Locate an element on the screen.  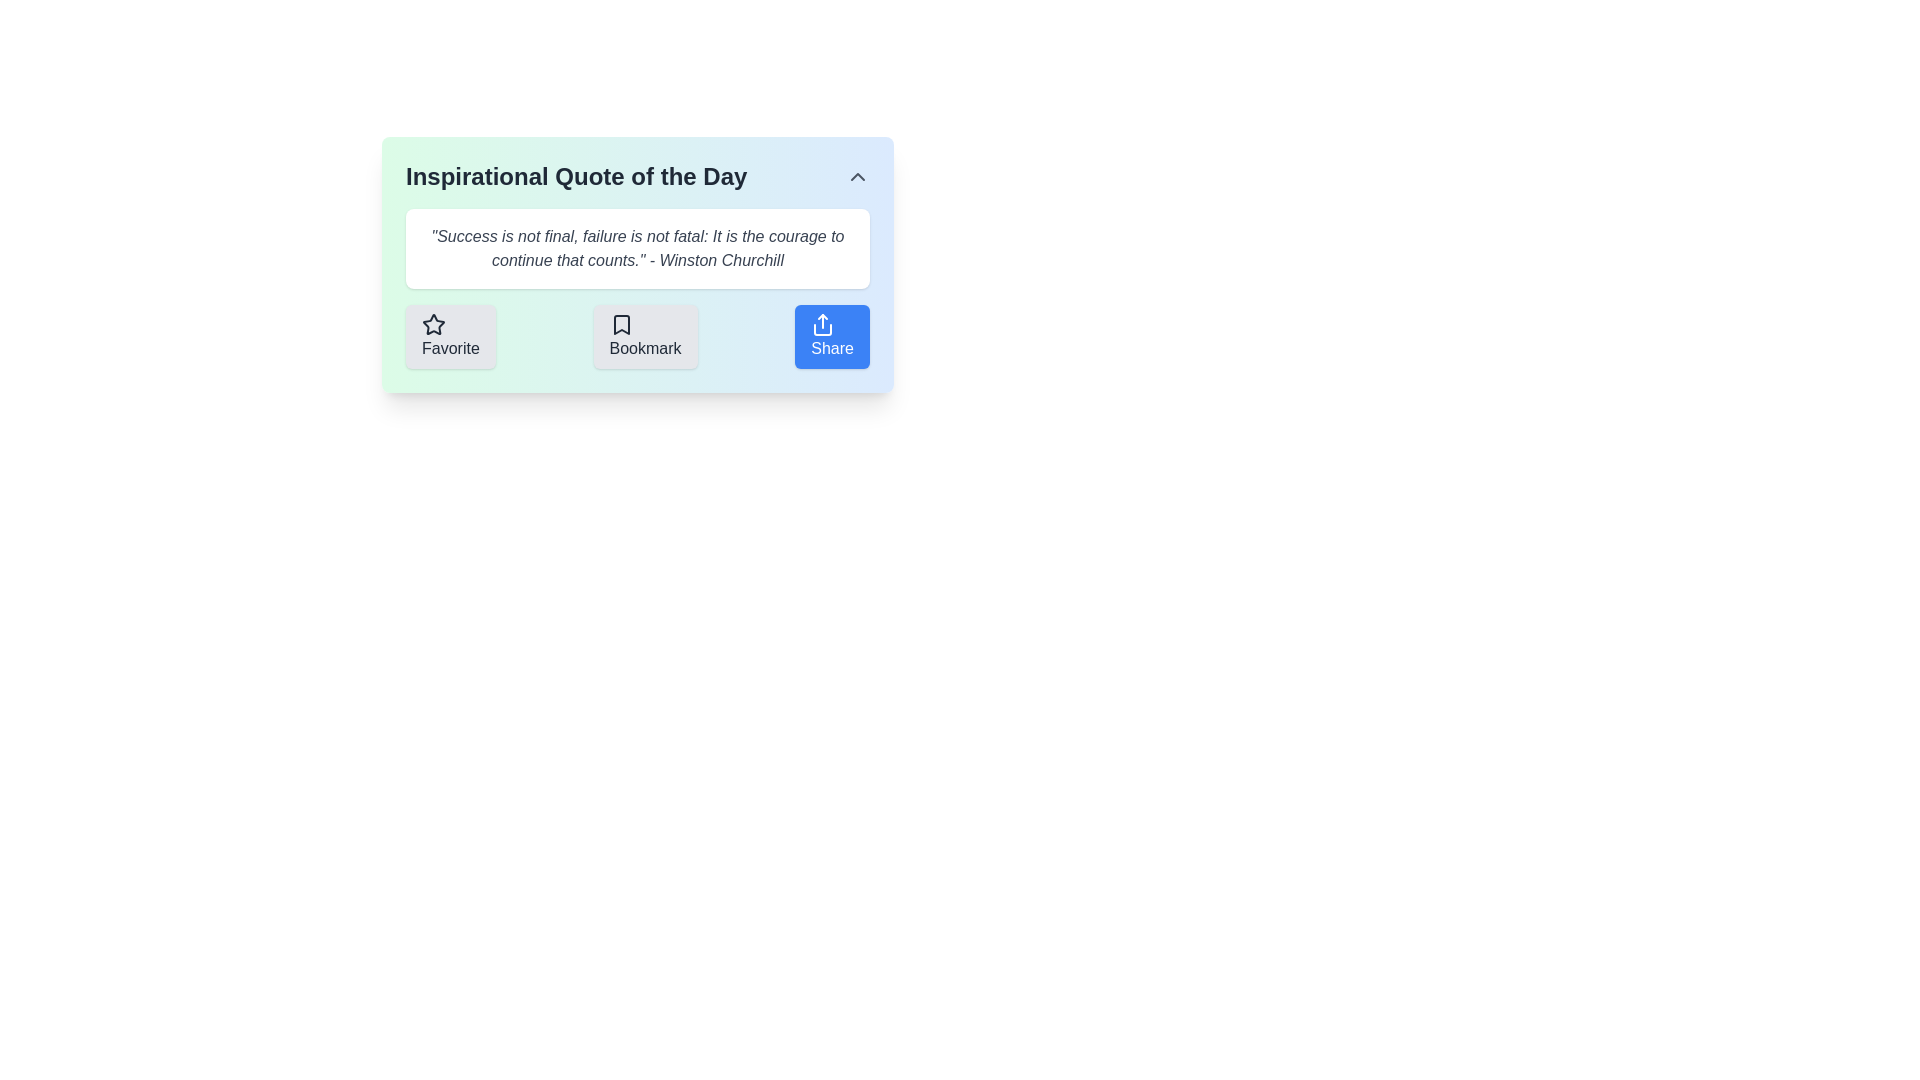
the small upward-facing chevron icon located at the top right corner of the card titled 'Inspirational Quote of the Day' is located at coordinates (858, 176).